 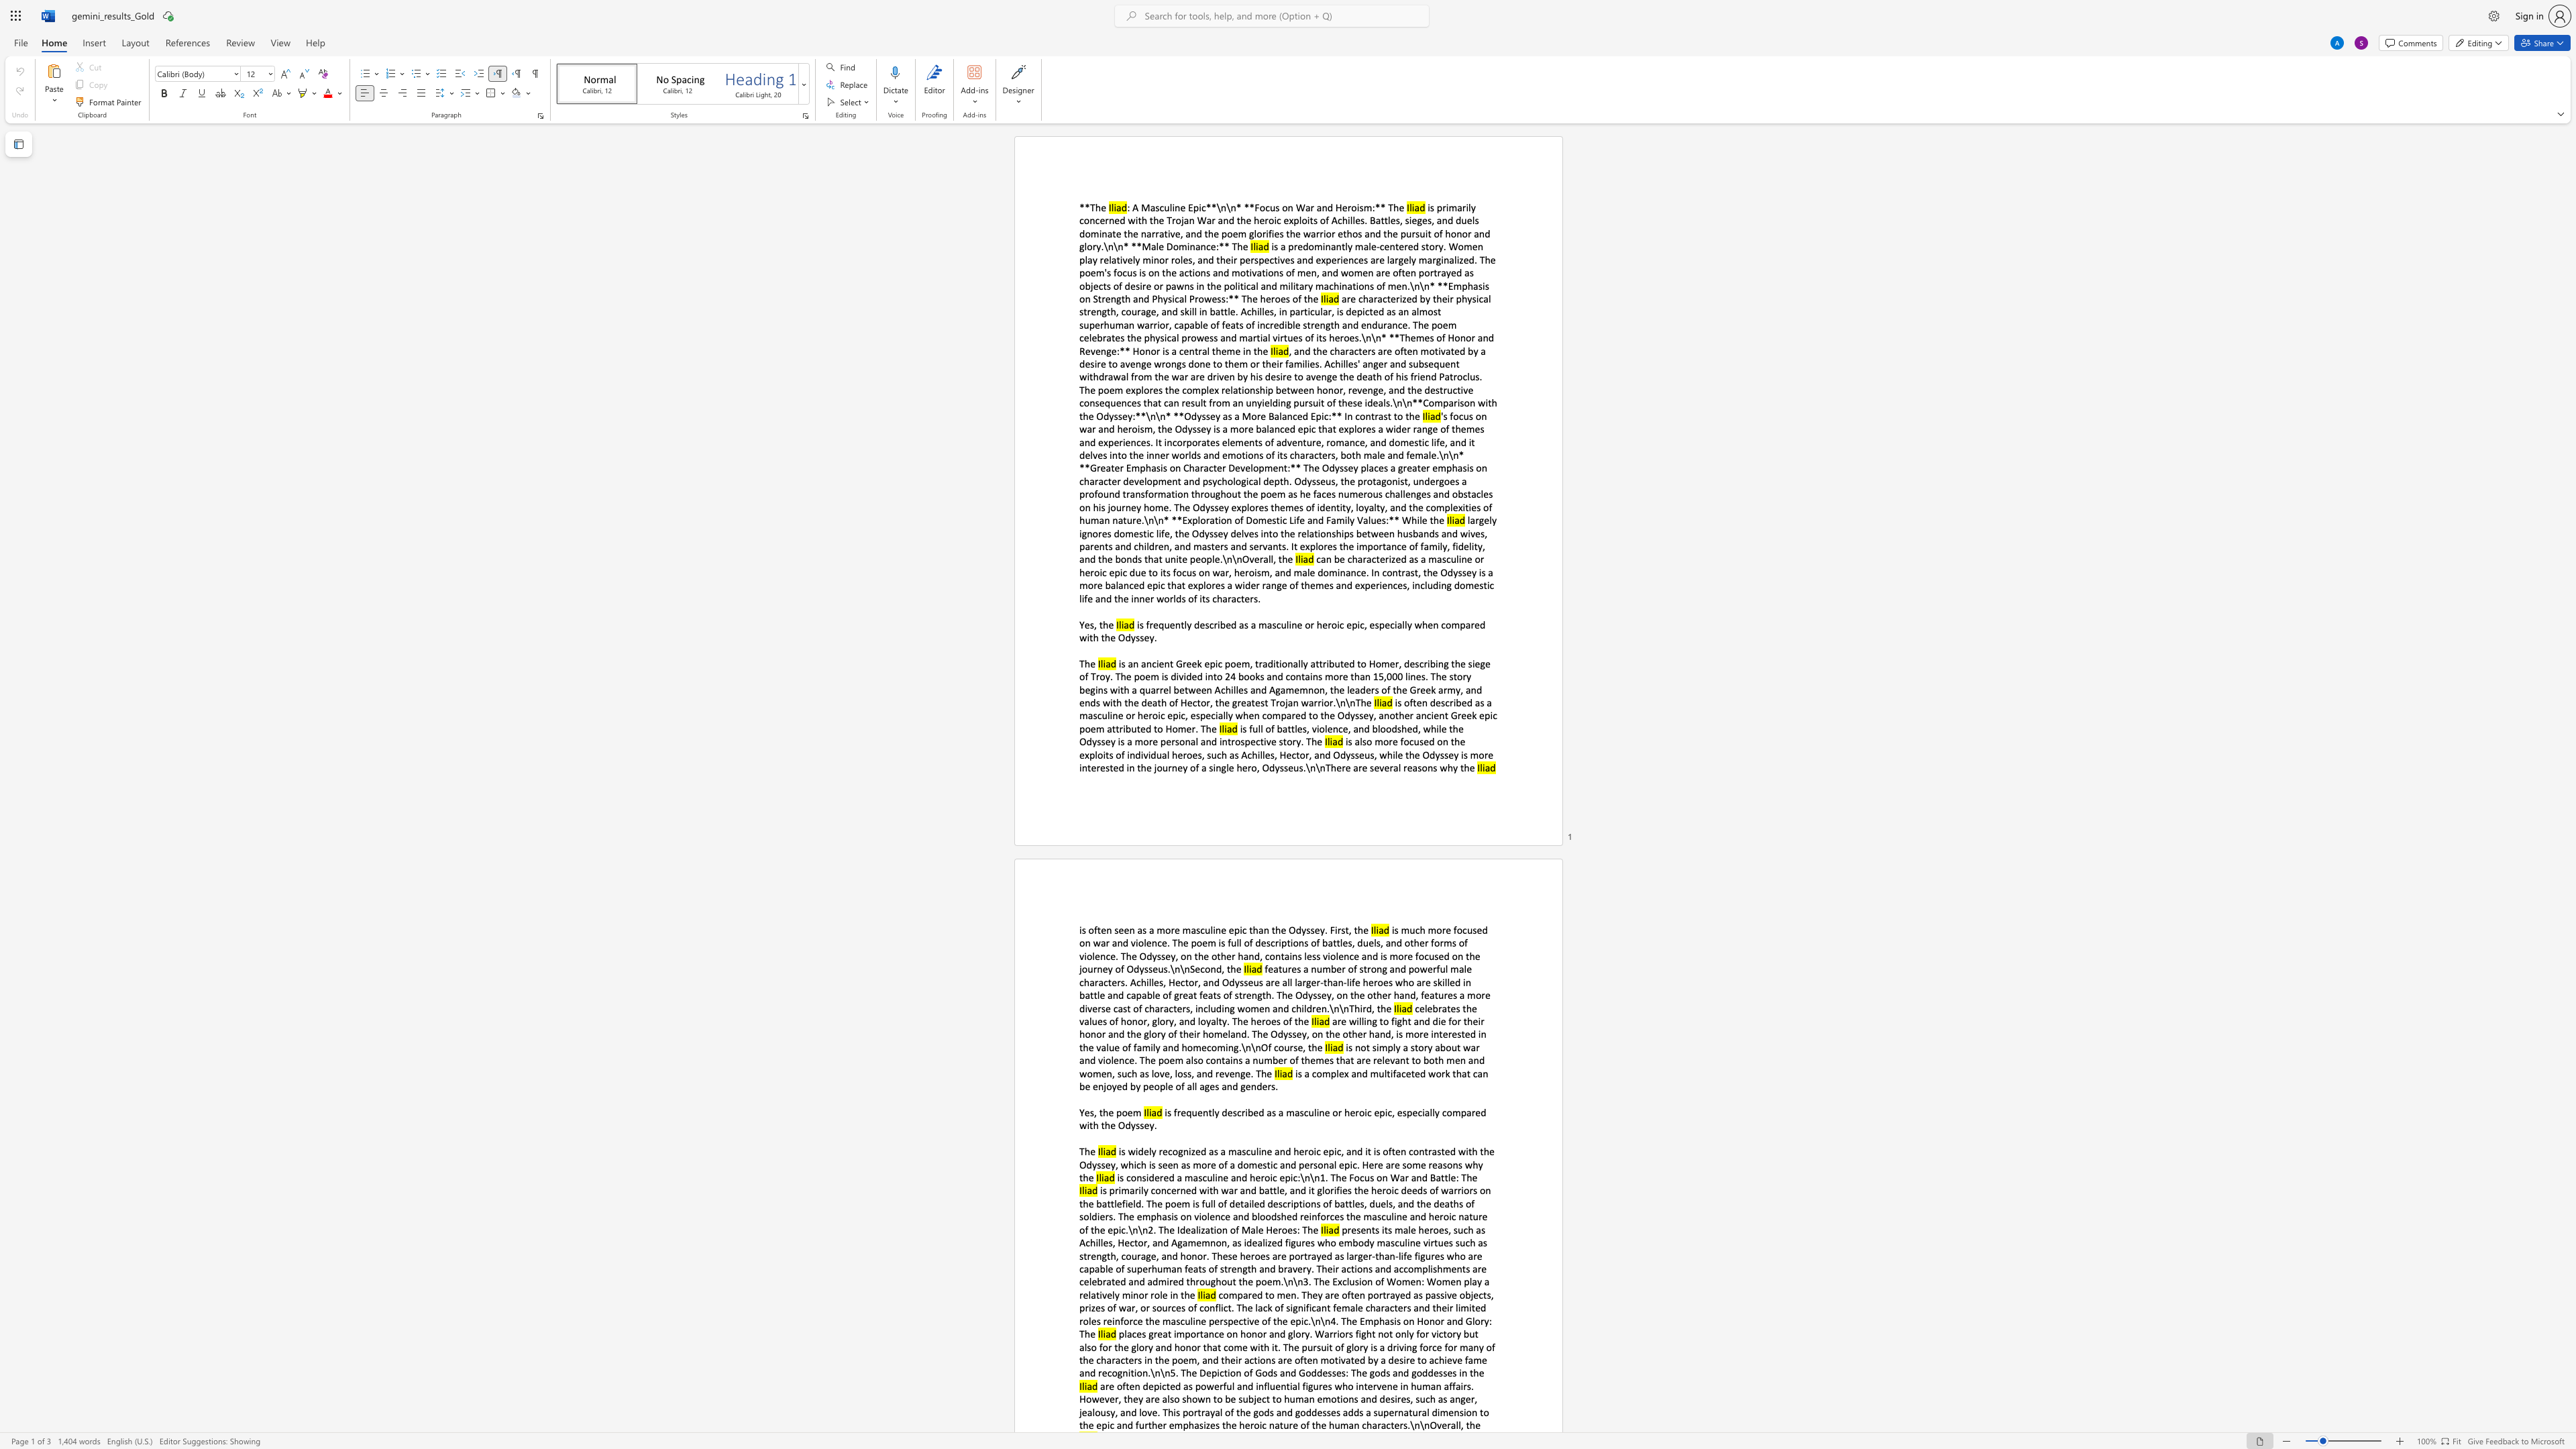 I want to click on the subset text "nor an" within the text "compared to men. They are often portrayed as passive objects, prizes of war, or sources of conflict. The lack of significant female characters and their limited roles reinforce the masculine perspective of the epic.\n\n4. The Emphasis on Honor and Glory: The", so click(x=1428, y=1320).